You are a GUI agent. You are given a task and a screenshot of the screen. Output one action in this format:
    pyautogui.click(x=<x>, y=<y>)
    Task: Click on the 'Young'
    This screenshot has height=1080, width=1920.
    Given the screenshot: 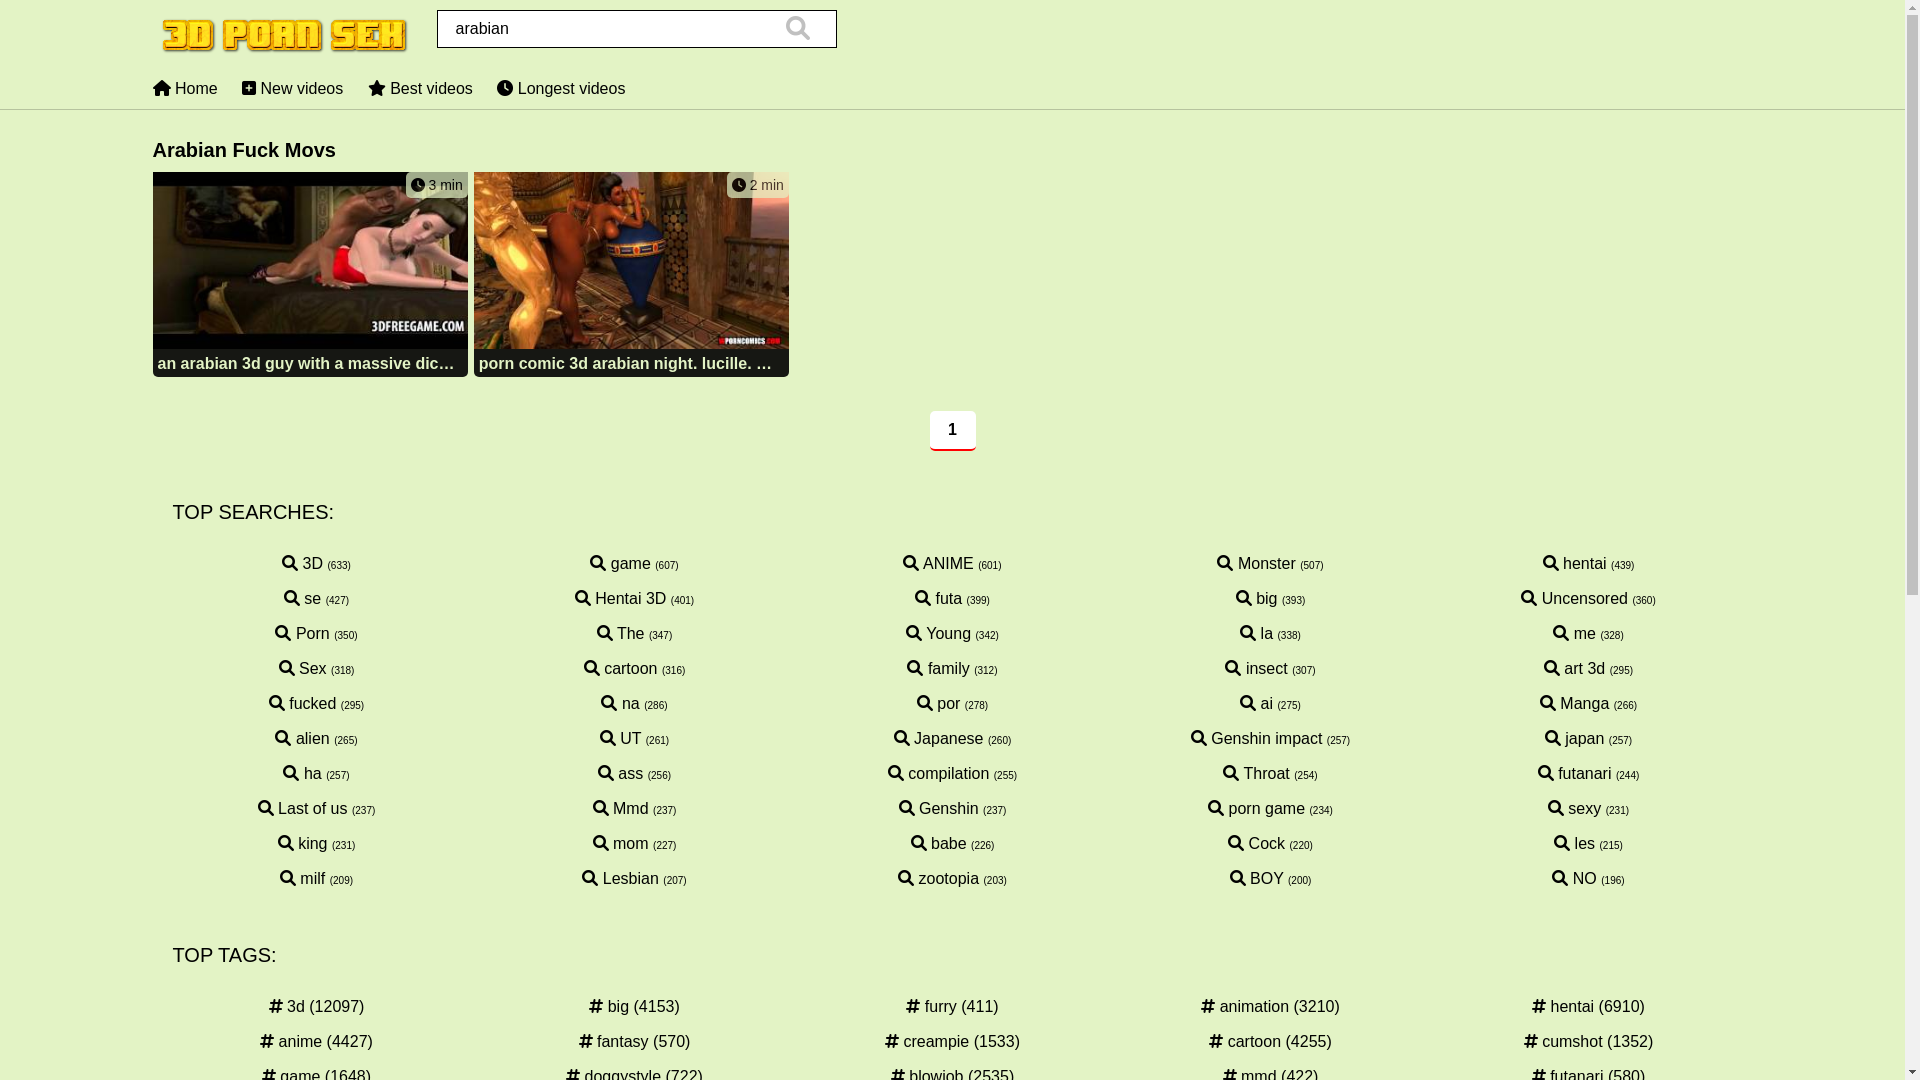 What is the action you would take?
    pyautogui.click(x=937, y=633)
    